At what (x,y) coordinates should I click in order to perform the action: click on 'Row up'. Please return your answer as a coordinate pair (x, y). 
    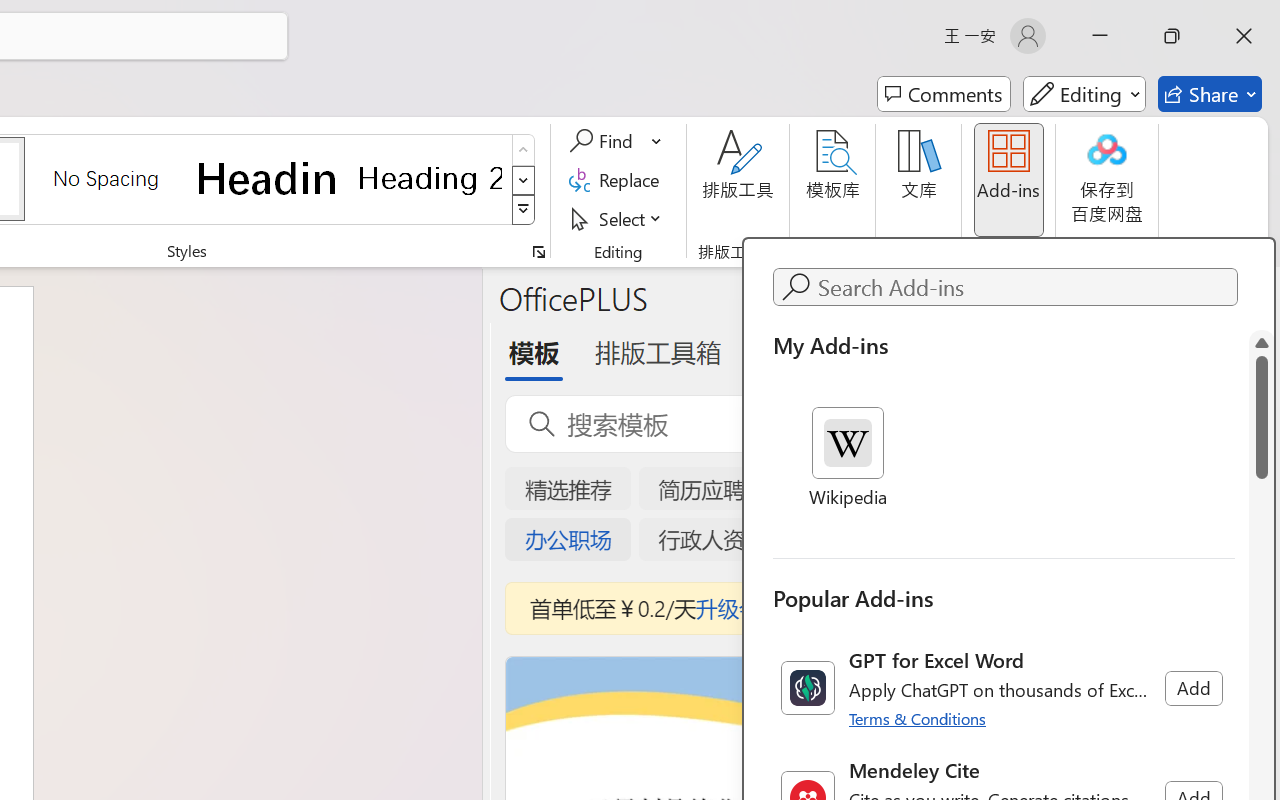
    Looking at the image, I should click on (523, 150).